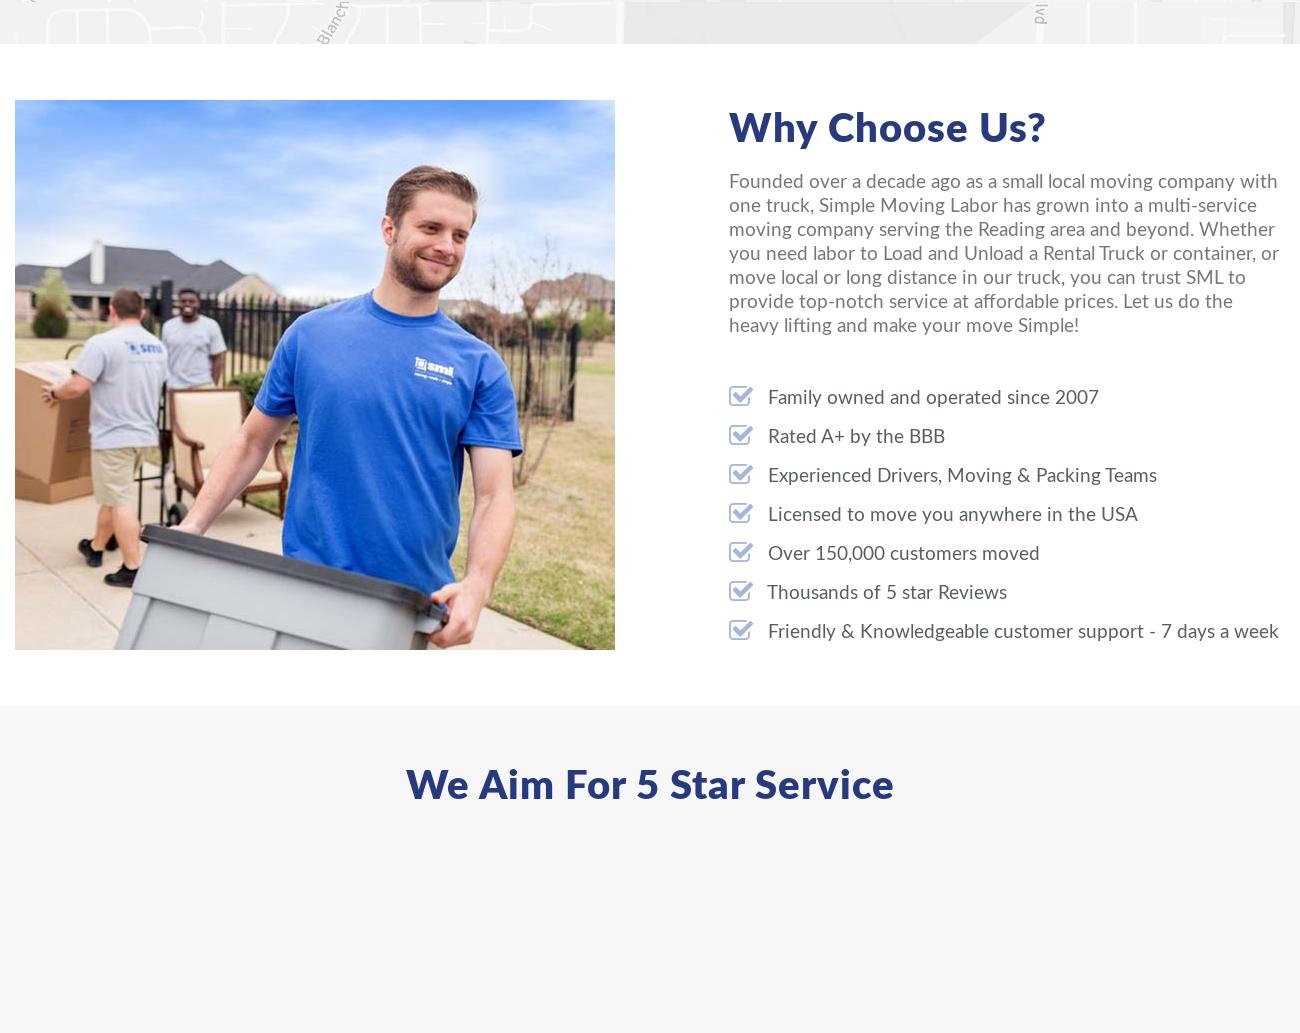 The height and width of the screenshot is (1033, 1300). Describe the element at coordinates (887, 129) in the screenshot. I see `'Why Choose Us?'` at that location.